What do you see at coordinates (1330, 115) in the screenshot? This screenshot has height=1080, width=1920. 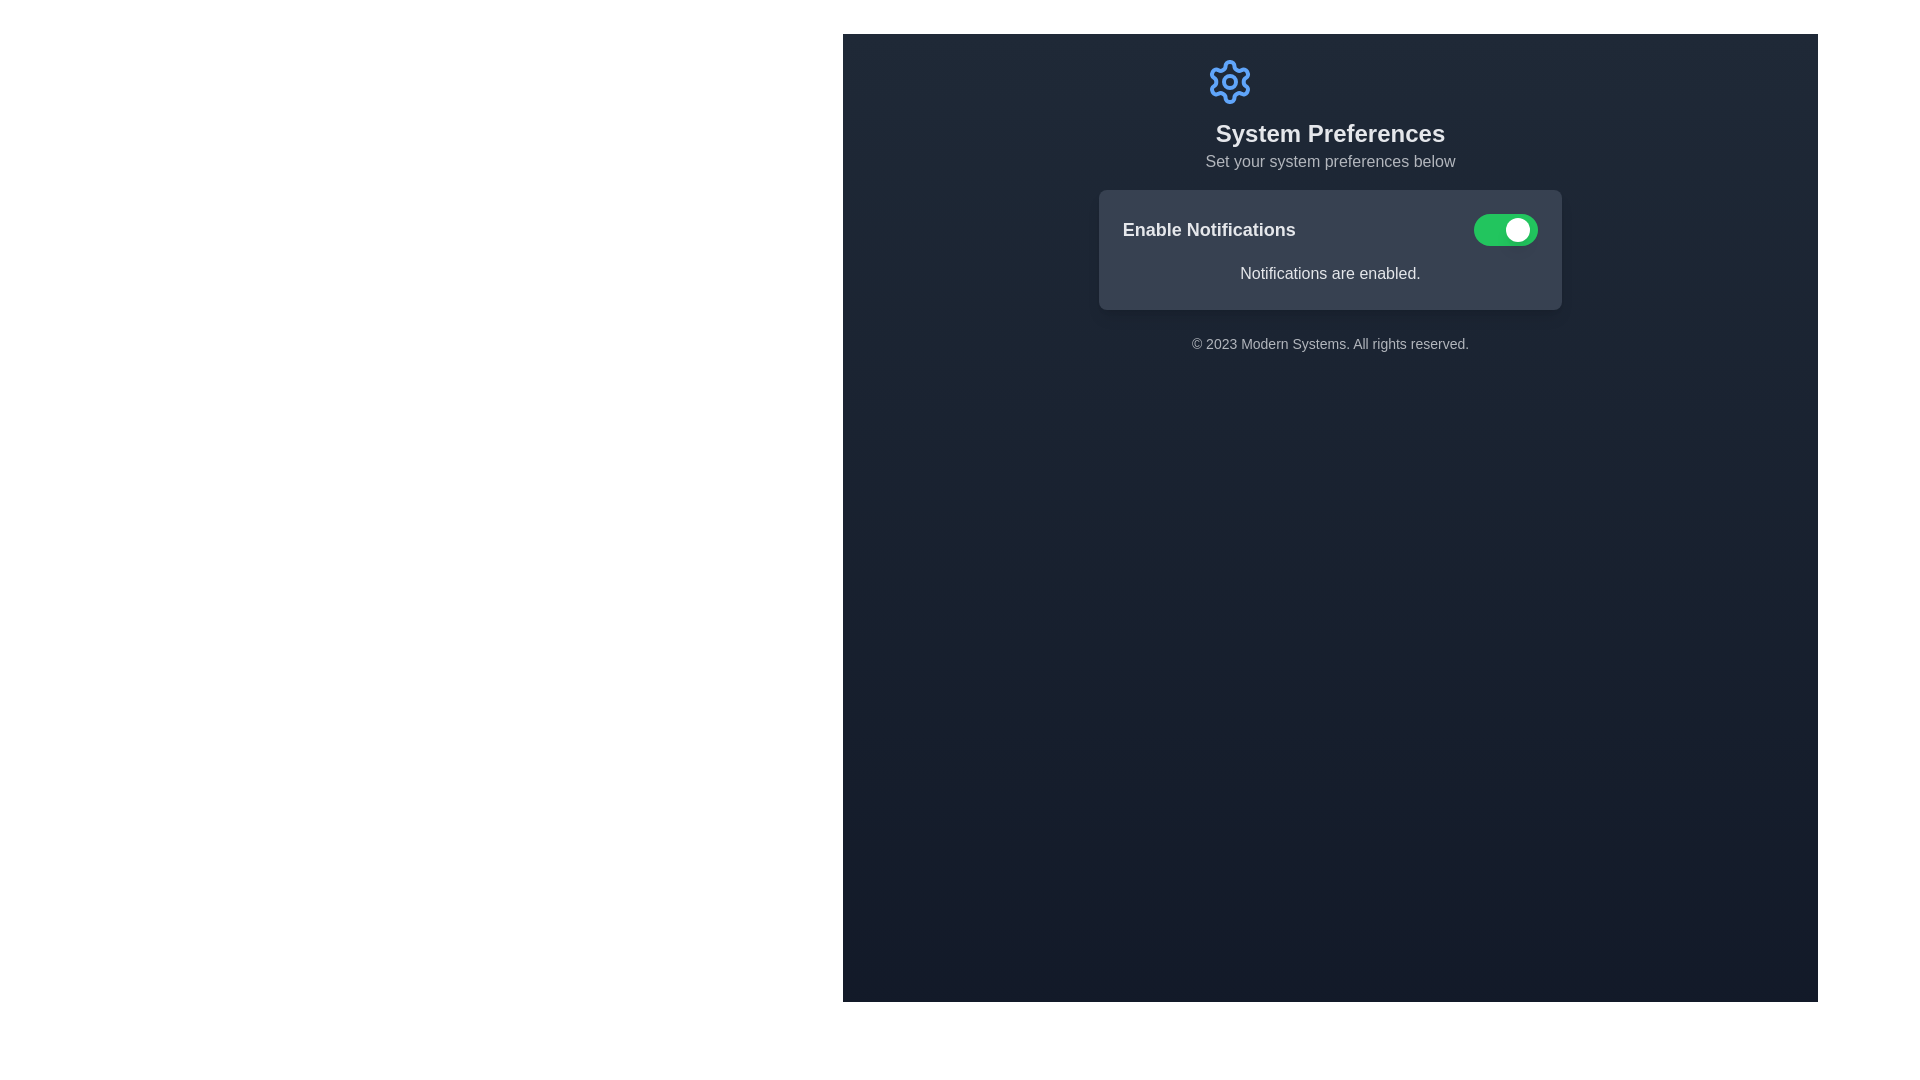 I see `title 'System Preferences' and subtitle 'Set your system preferences below' from the header element, which is visually represented with an icon at the top and is centrally aligned against a dark background` at bounding box center [1330, 115].